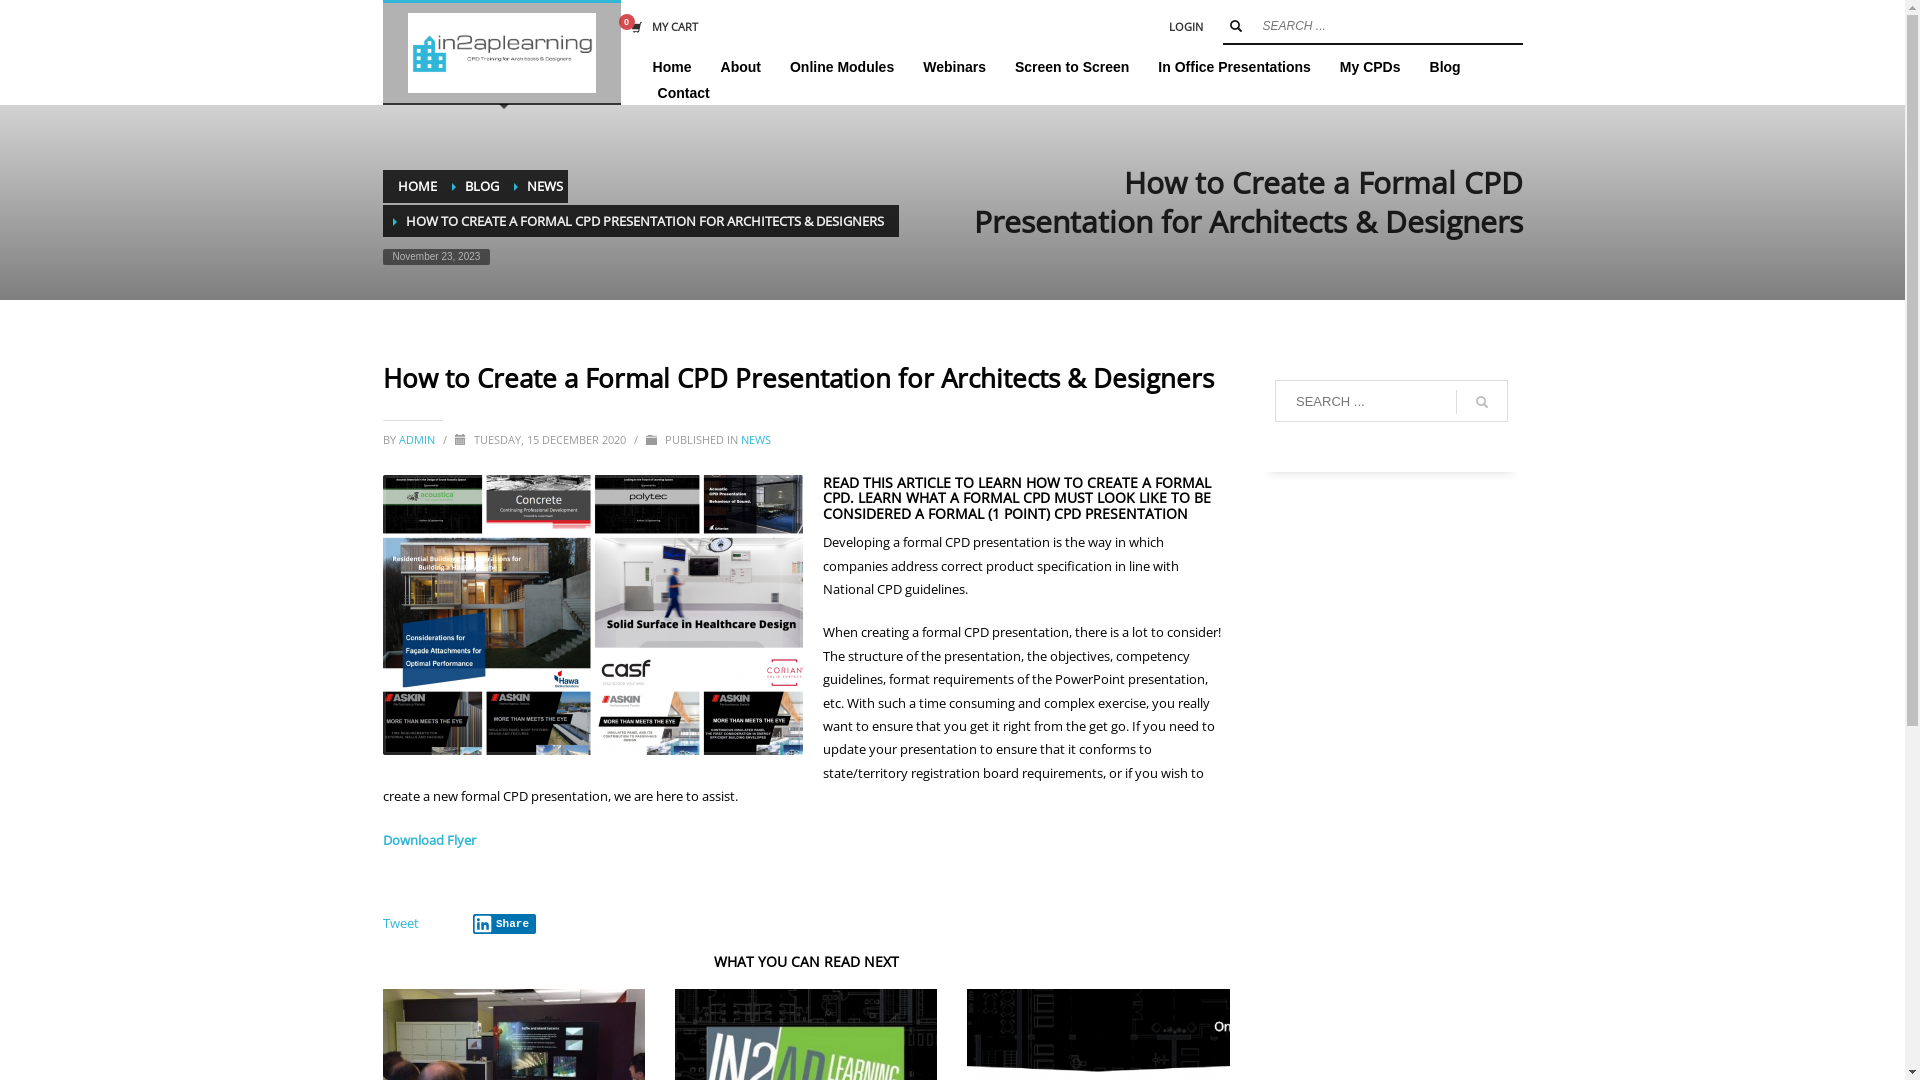 Image resolution: width=1920 pixels, height=1080 pixels. What do you see at coordinates (1369, 65) in the screenshot?
I see `'My CPDs'` at bounding box center [1369, 65].